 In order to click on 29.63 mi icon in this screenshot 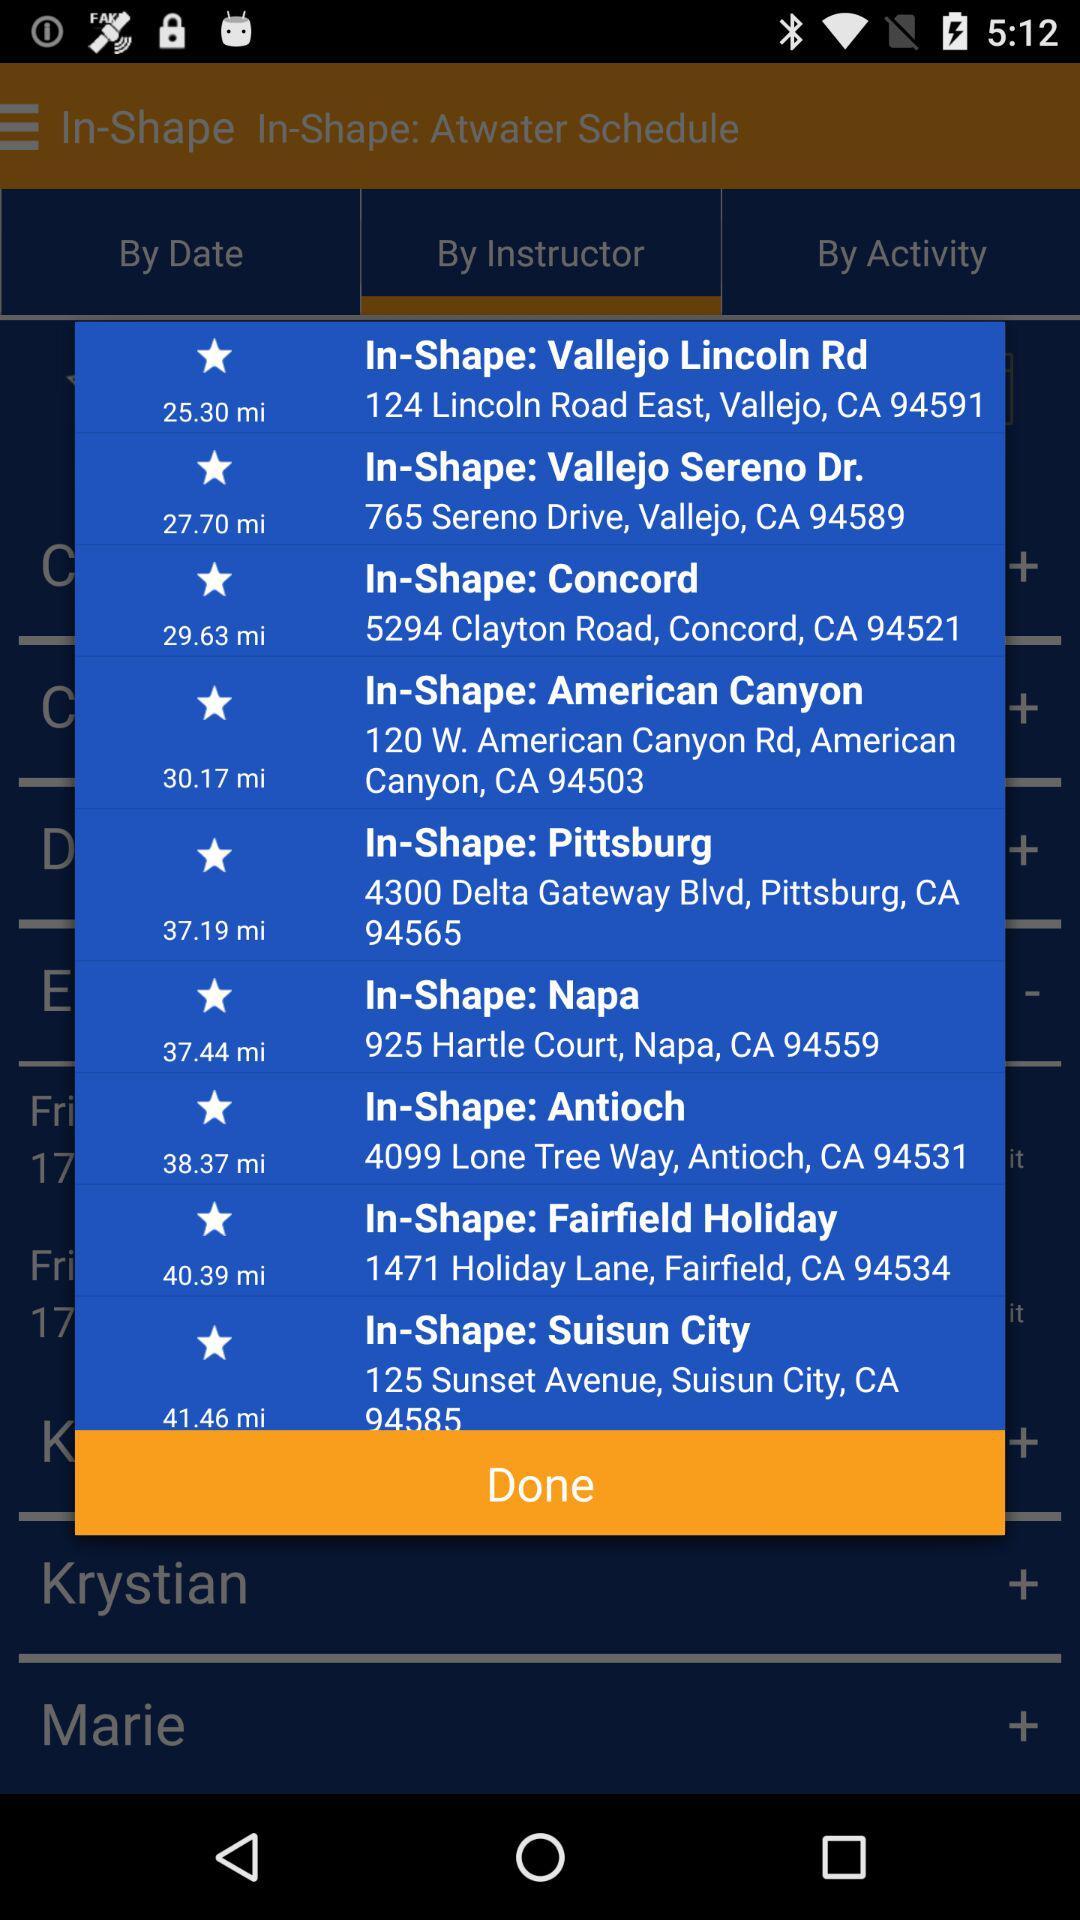, I will do `click(214, 632)`.